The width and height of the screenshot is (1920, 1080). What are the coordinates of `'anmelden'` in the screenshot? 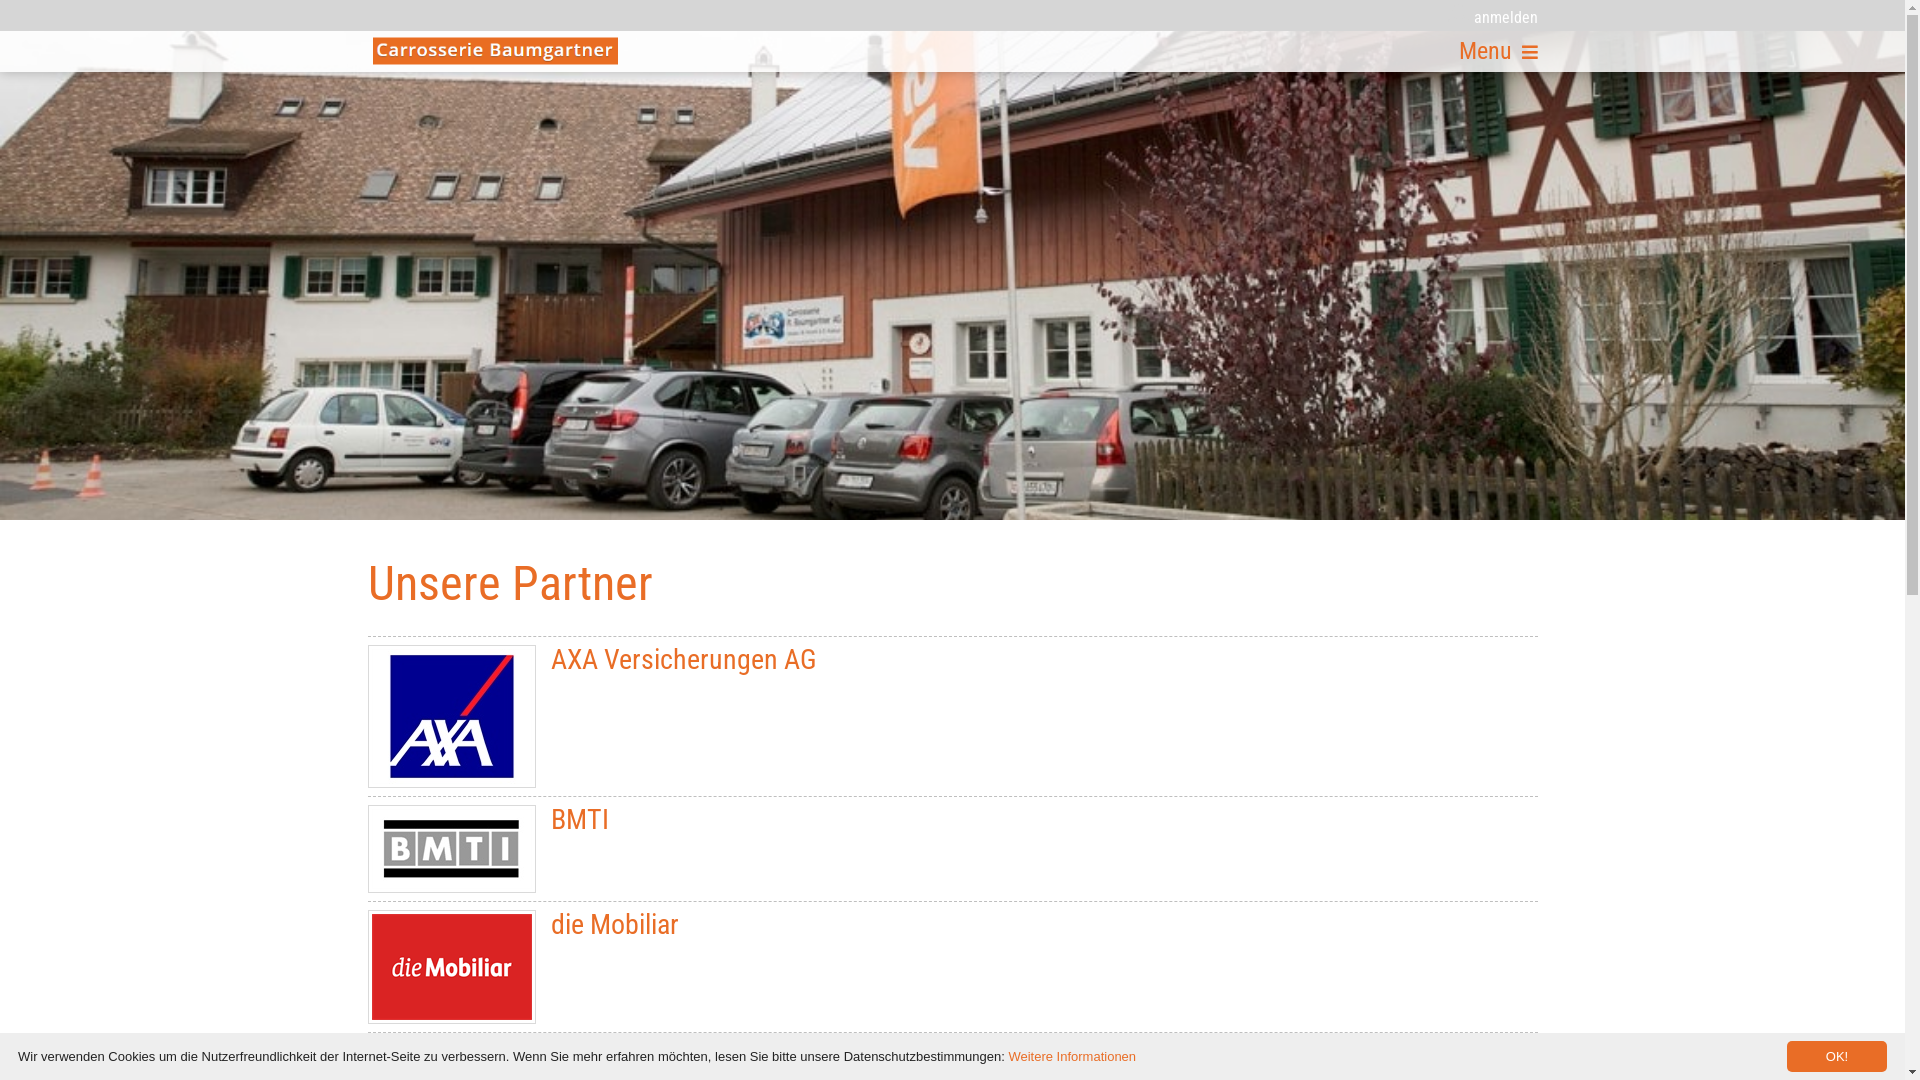 It's located at (1448, 16).